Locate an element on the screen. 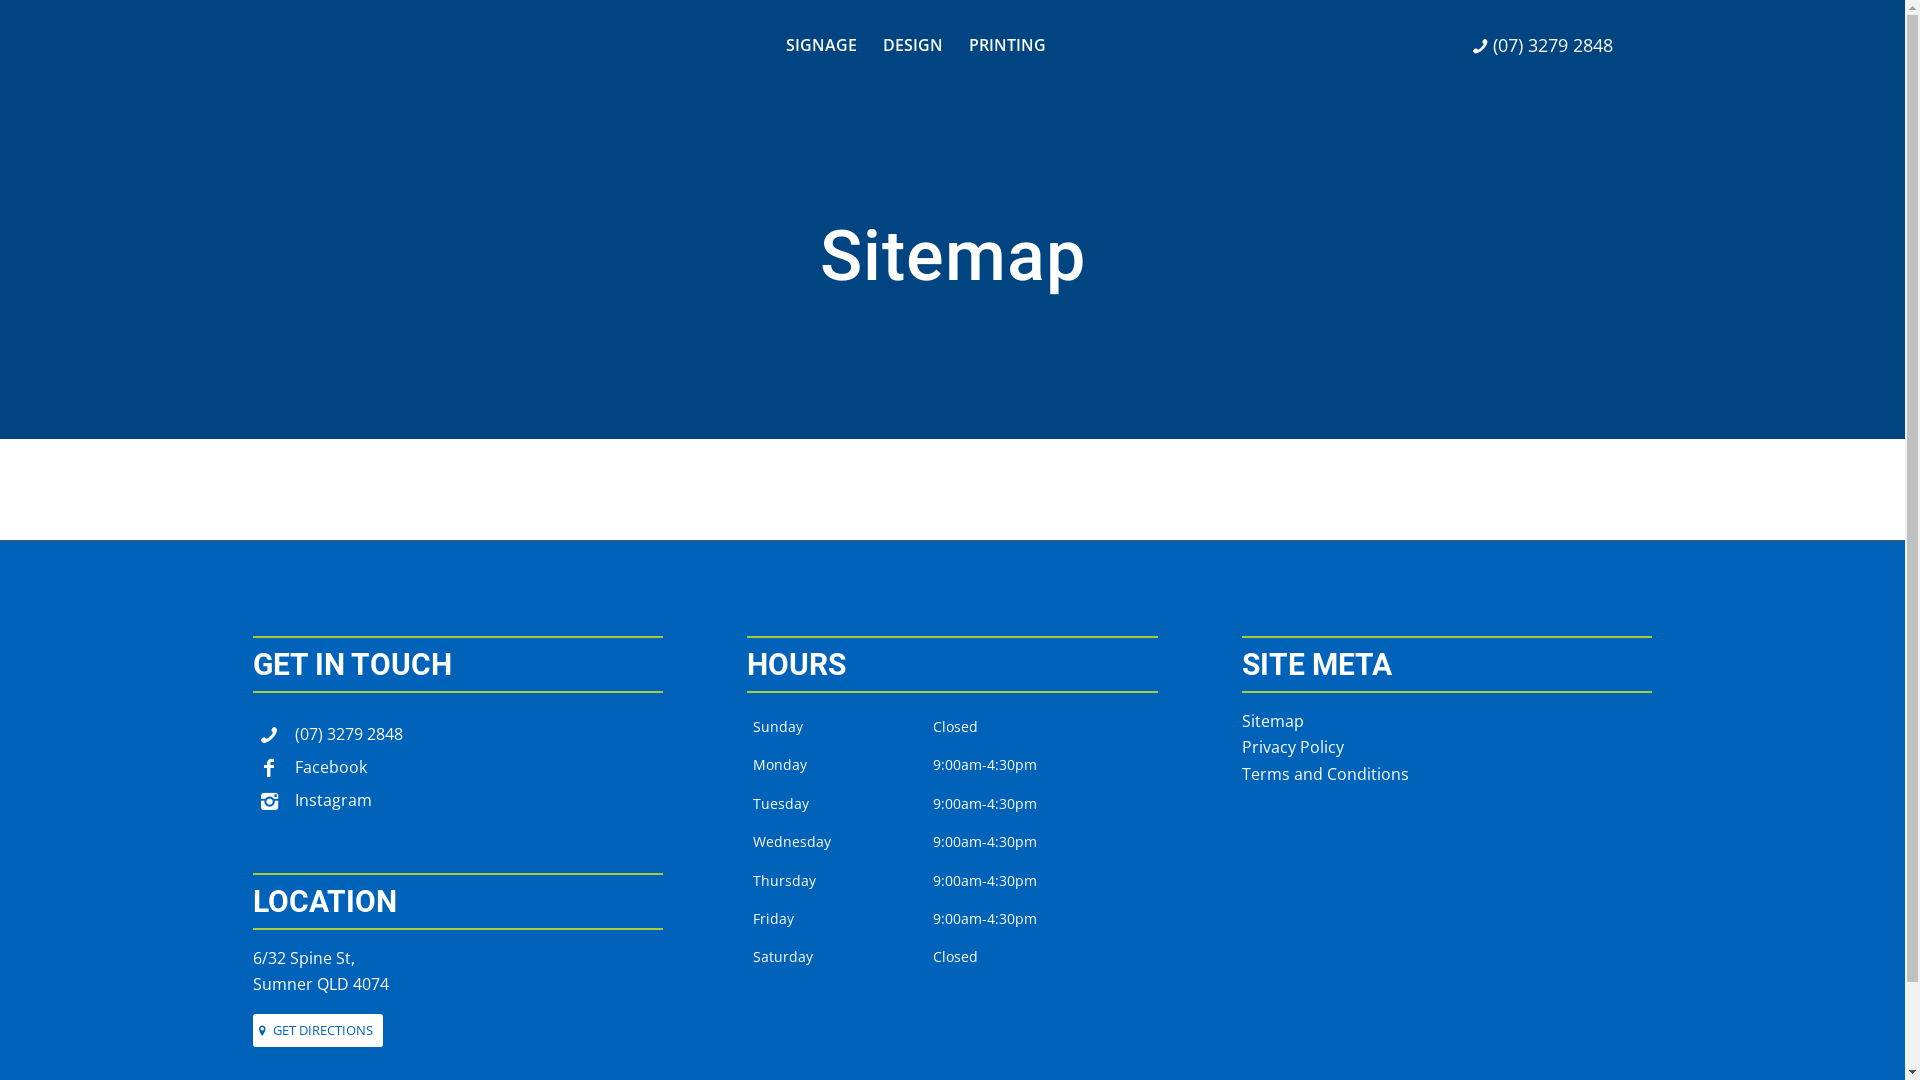 Image resolution: width=1920 pixels, height=1080 pixels. 'Sitemap' is located at coordinates (1271, 721).